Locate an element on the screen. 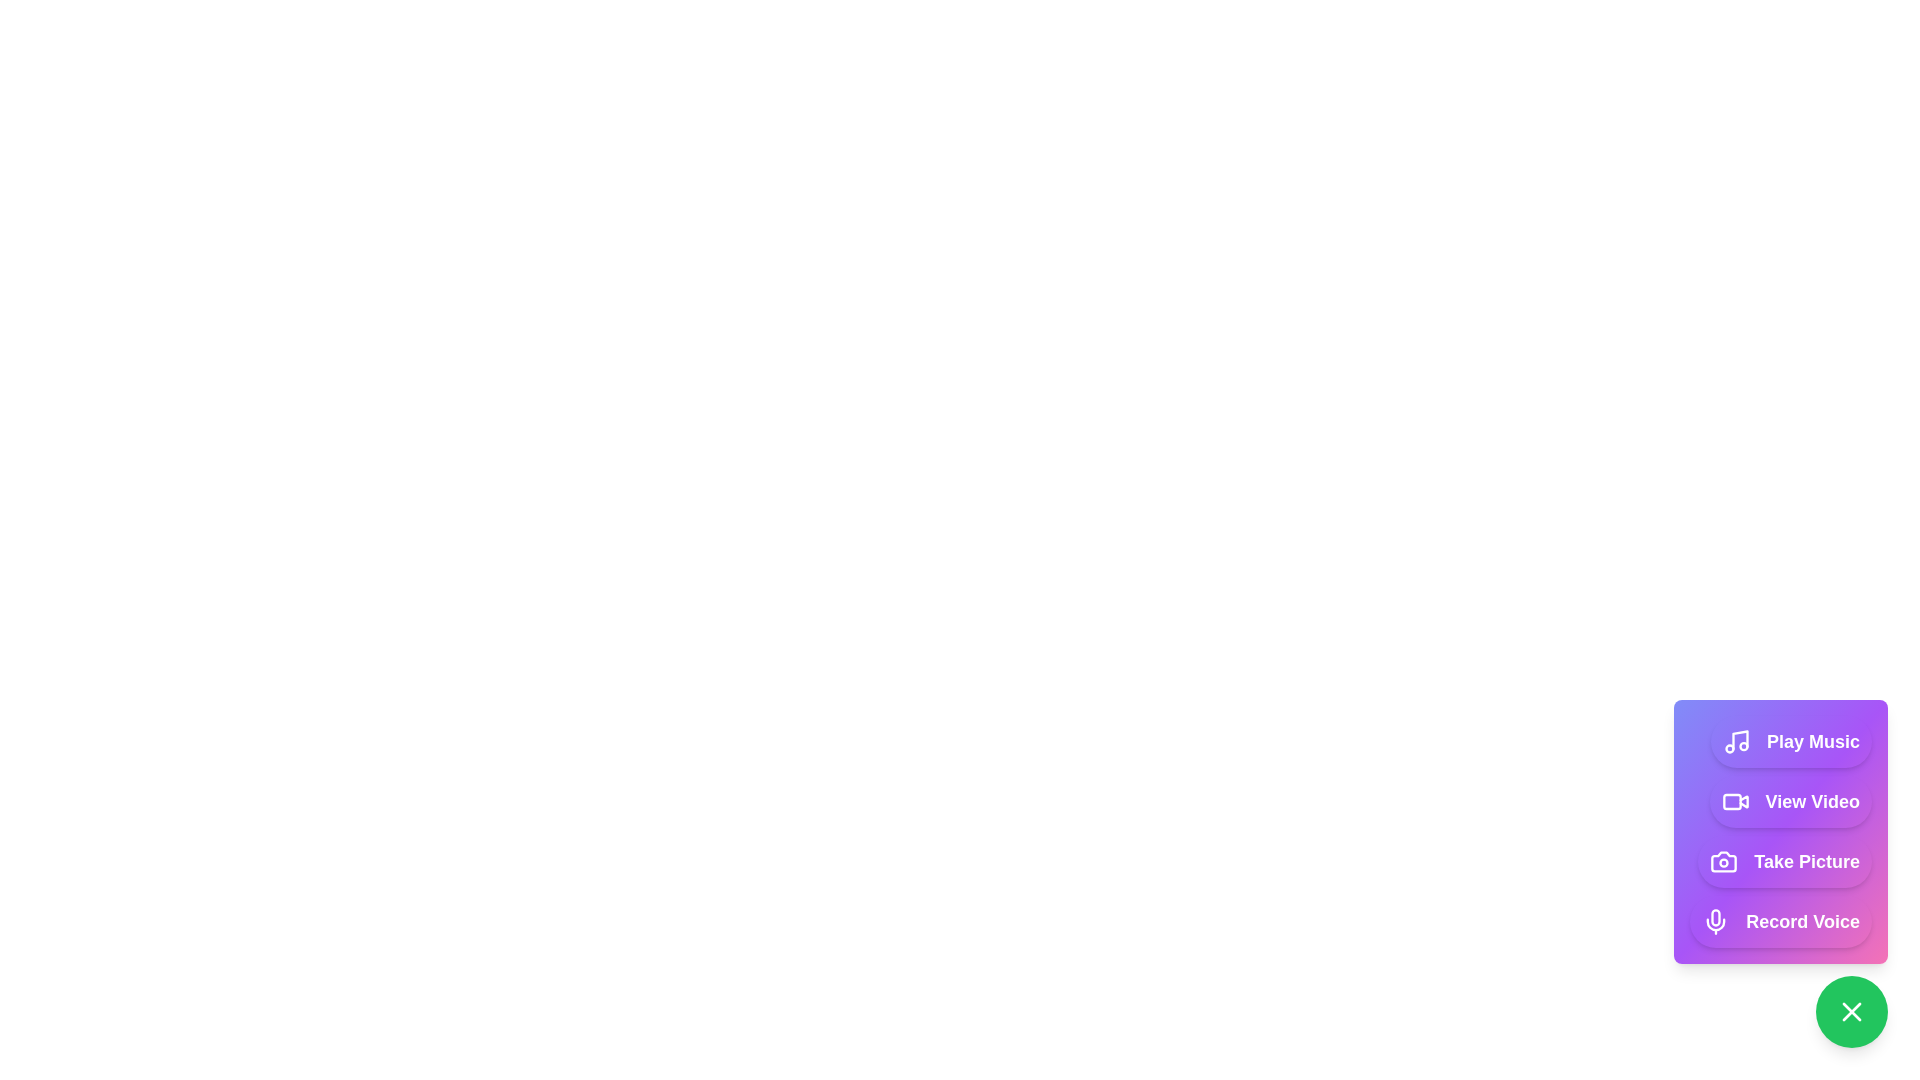 The width and height of the screenshot is (1920, 1080). the button with label 'View Video' to visually inspect its text is located at coordinates (1790, 801).